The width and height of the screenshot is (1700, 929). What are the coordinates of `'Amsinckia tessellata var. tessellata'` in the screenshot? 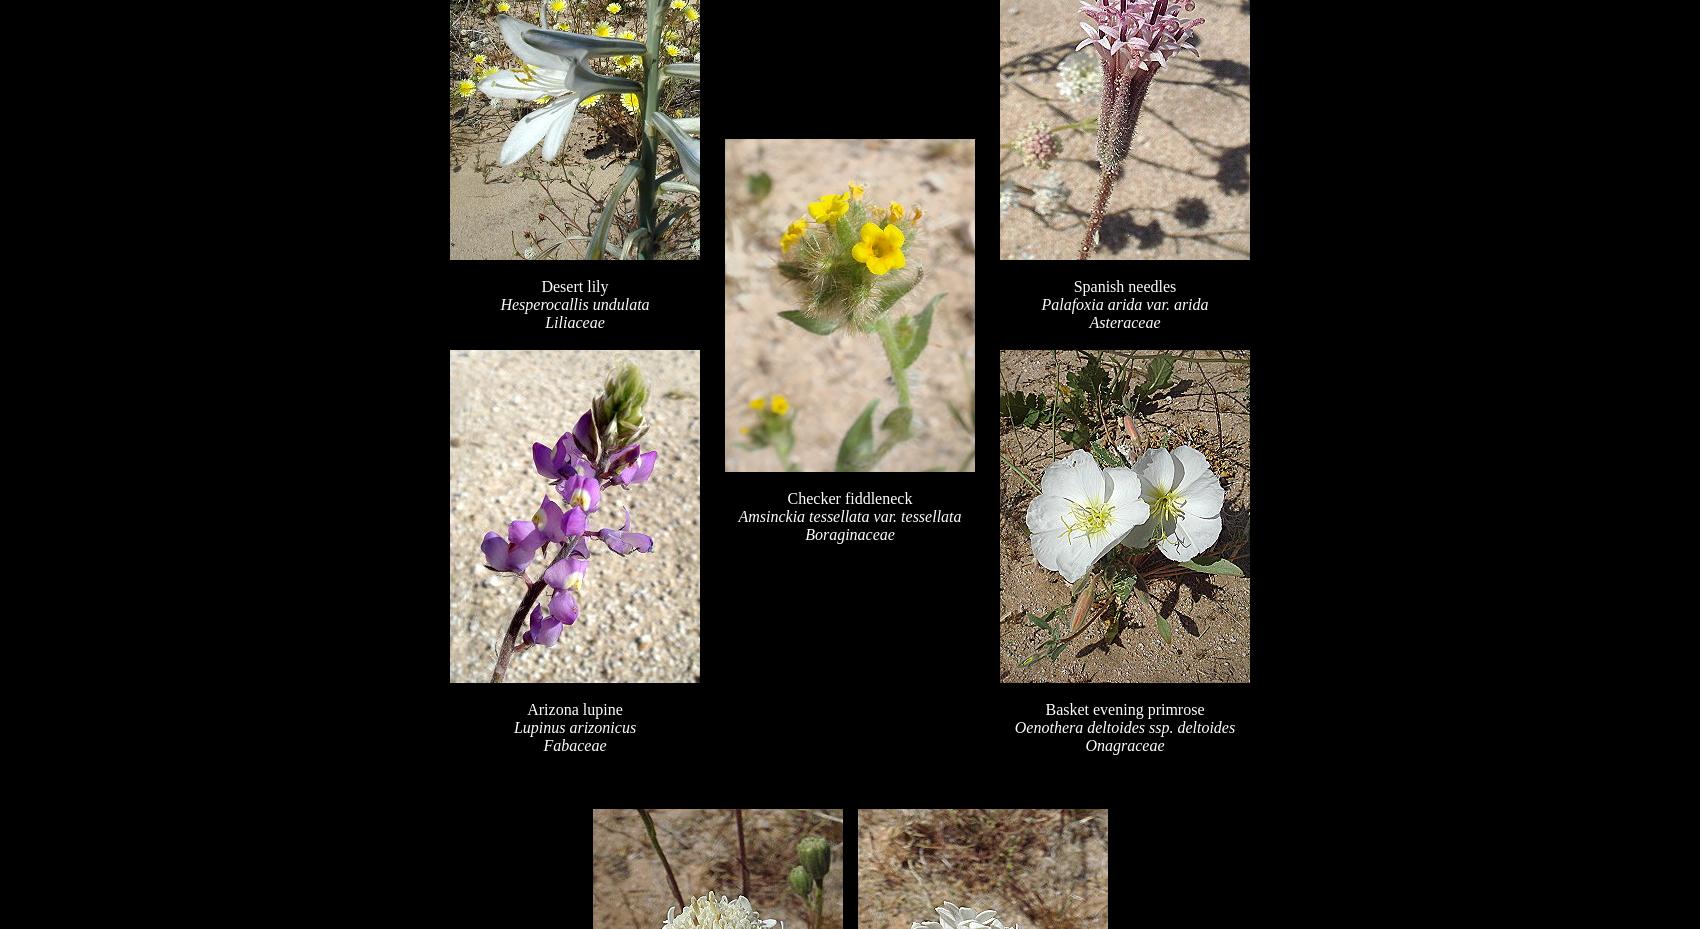 It's located at (848, 515).